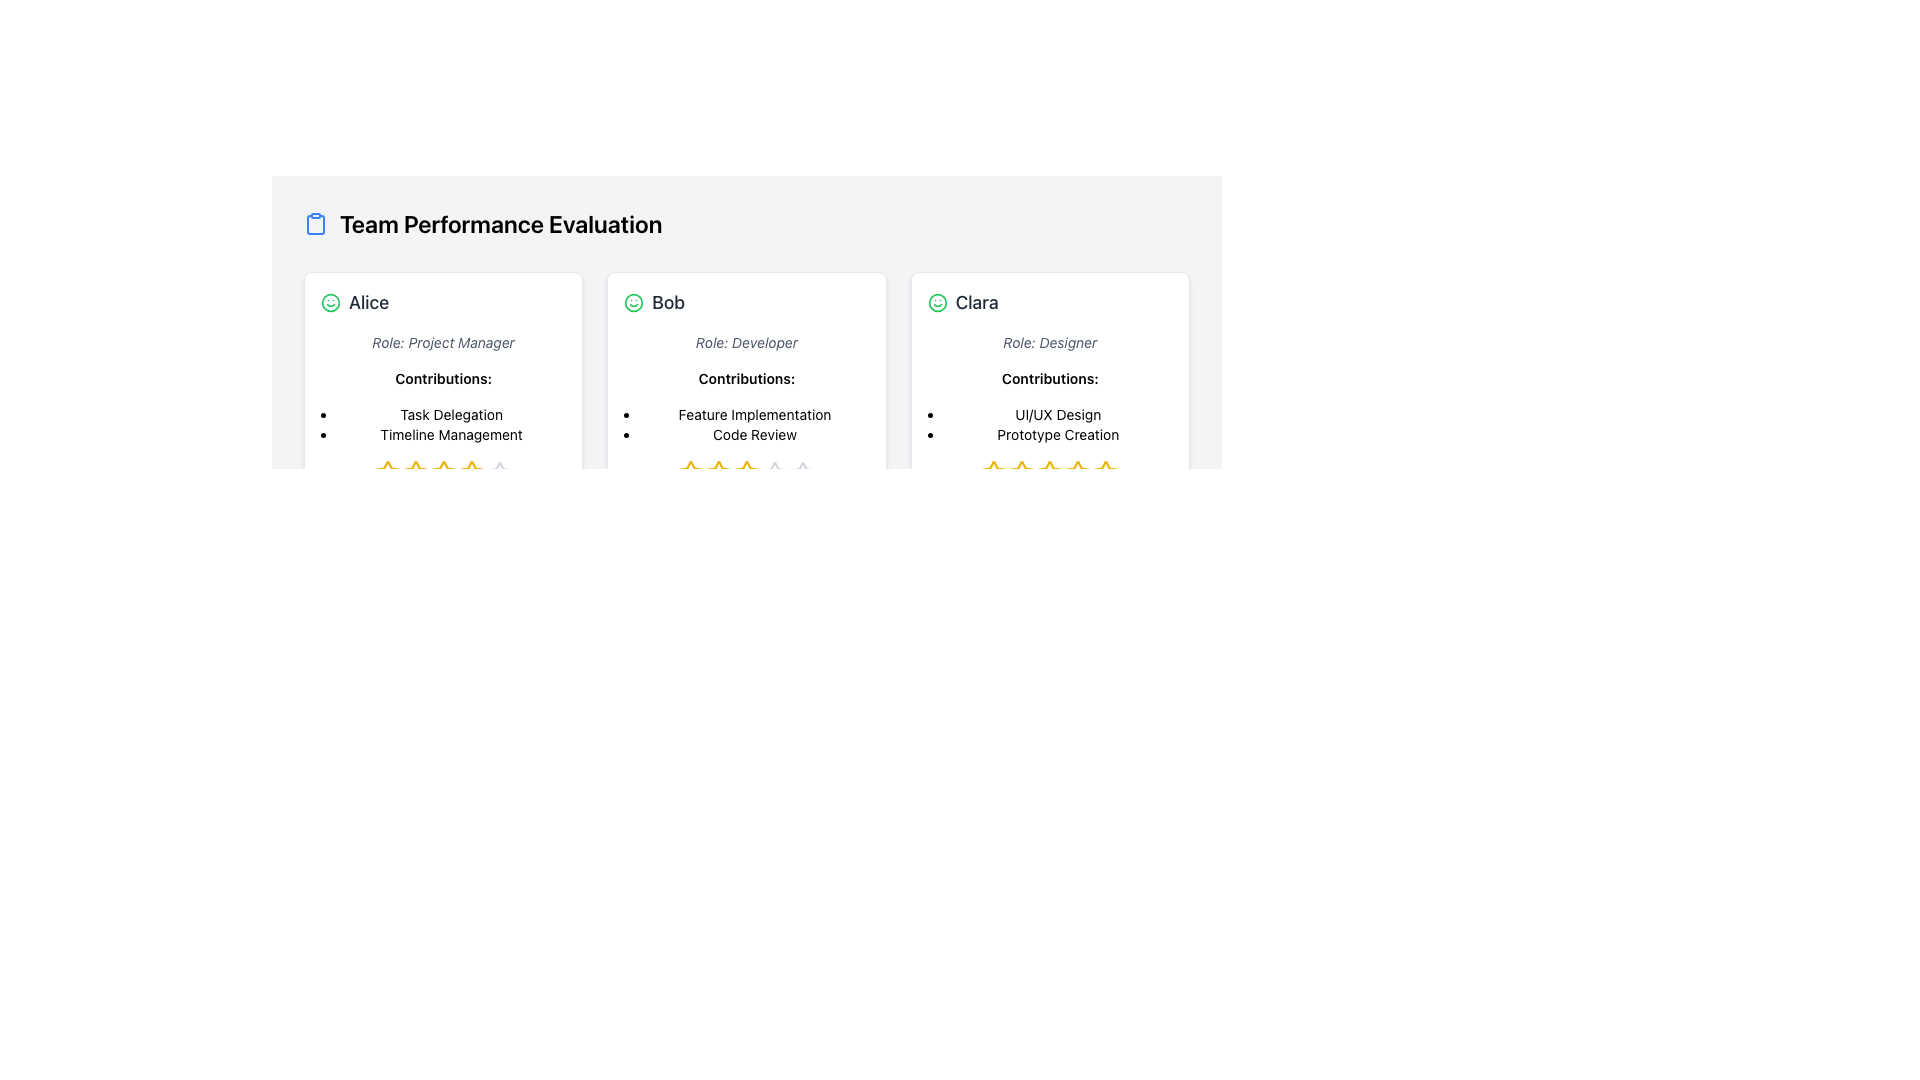 This screenshot has height=1080, width=1920. Describe the element at coordinates (746, 473) in the screenshot. I see `the rating component displaying 3 out of 5 stars for user 'Bob'` at that location.